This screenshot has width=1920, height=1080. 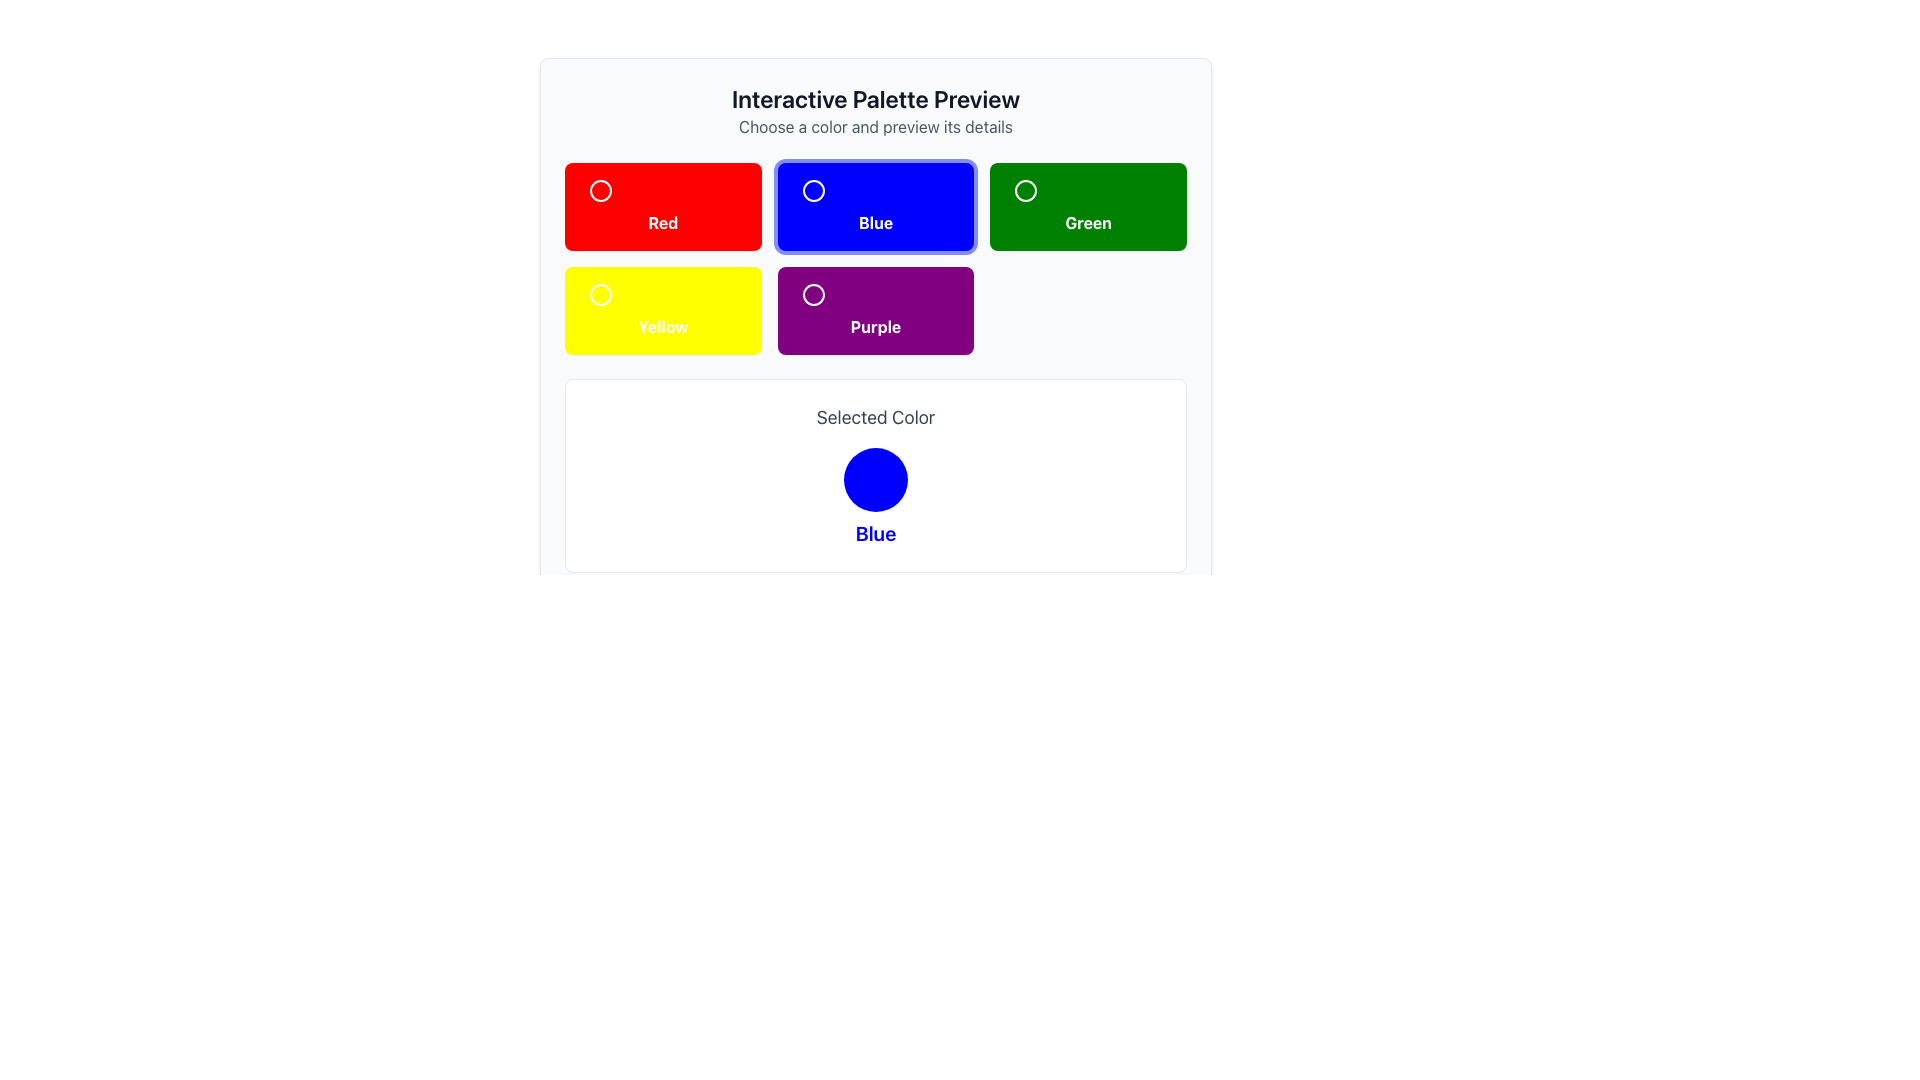 I want to click on the circle that serves as a selectable indicator for the 'Purple' color in the color palette, so click(x=813, y=294).